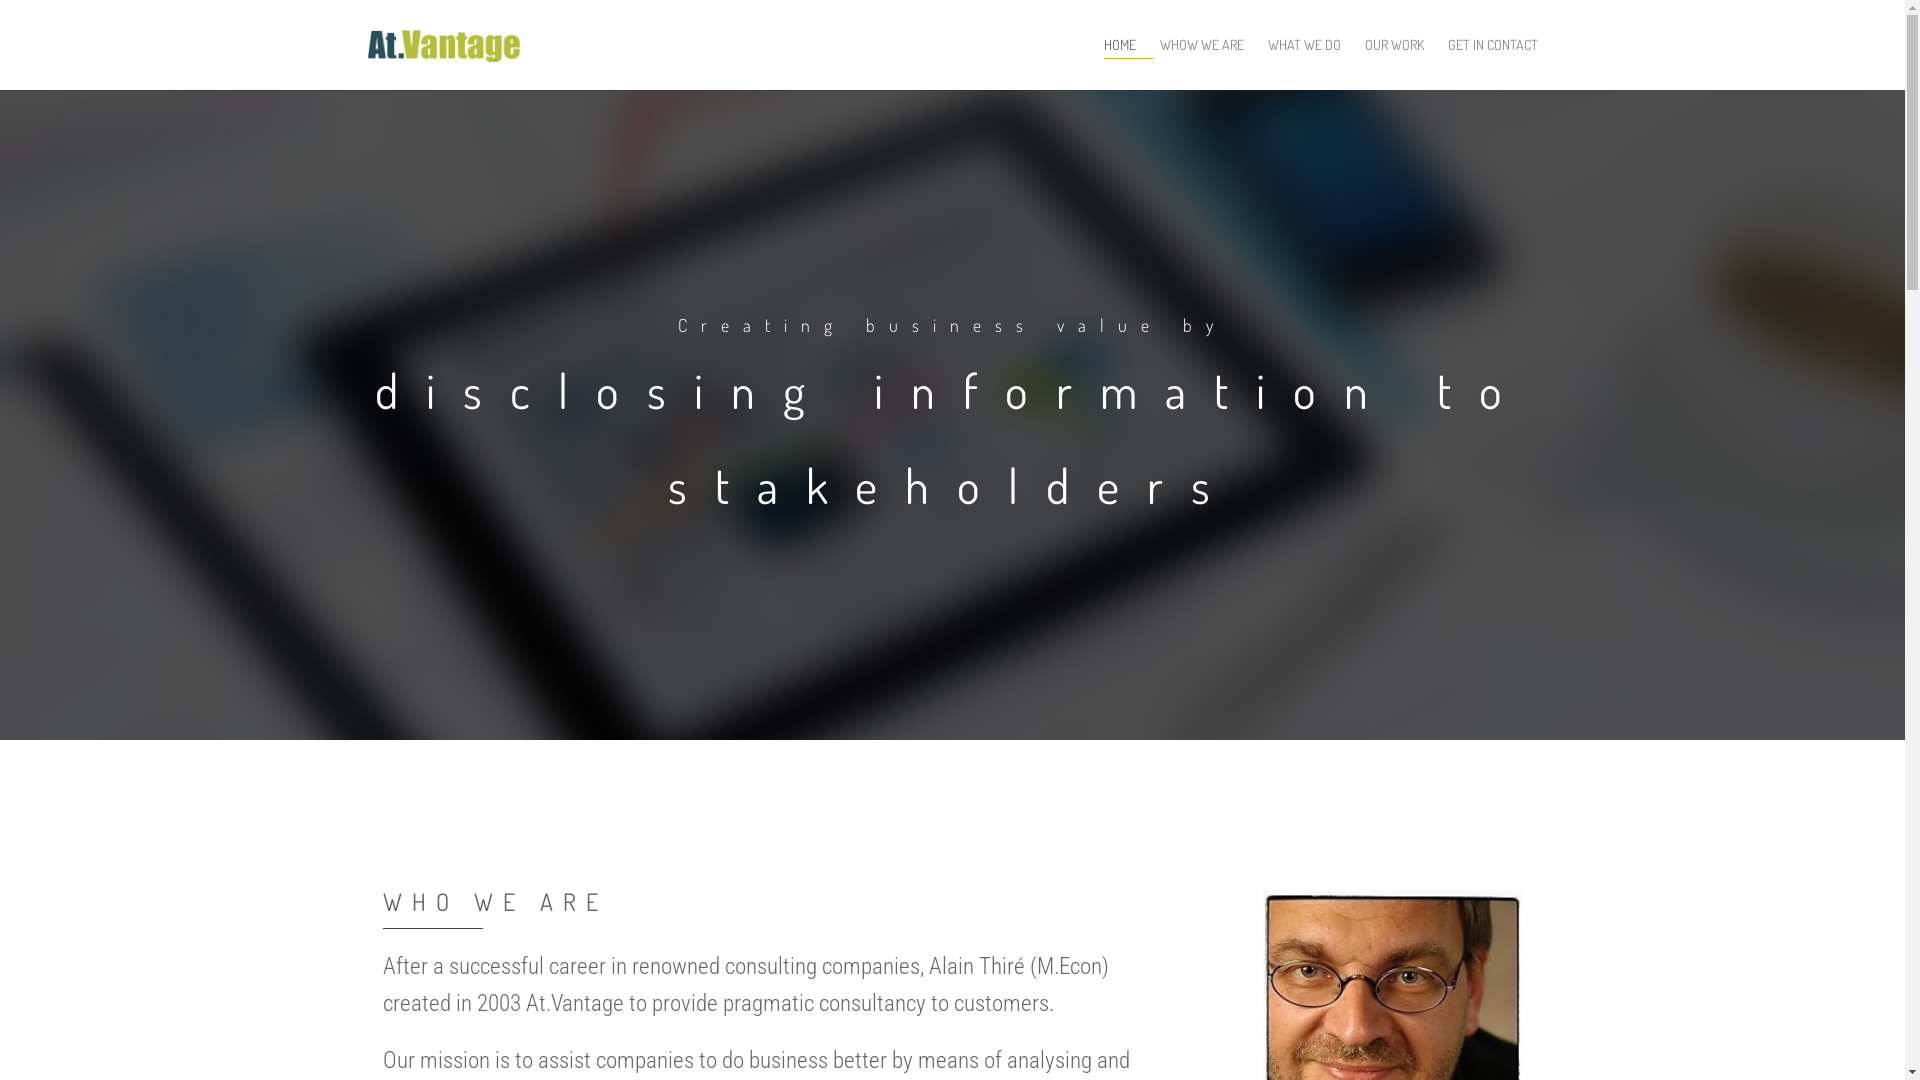 Image resolution: width=1920 pixels, height=1080 pixels. What do you see at coordinates (1492, 45) in the screenshot?
I see `'GET IN CONTACT'` at bounding box center [1492, 45].